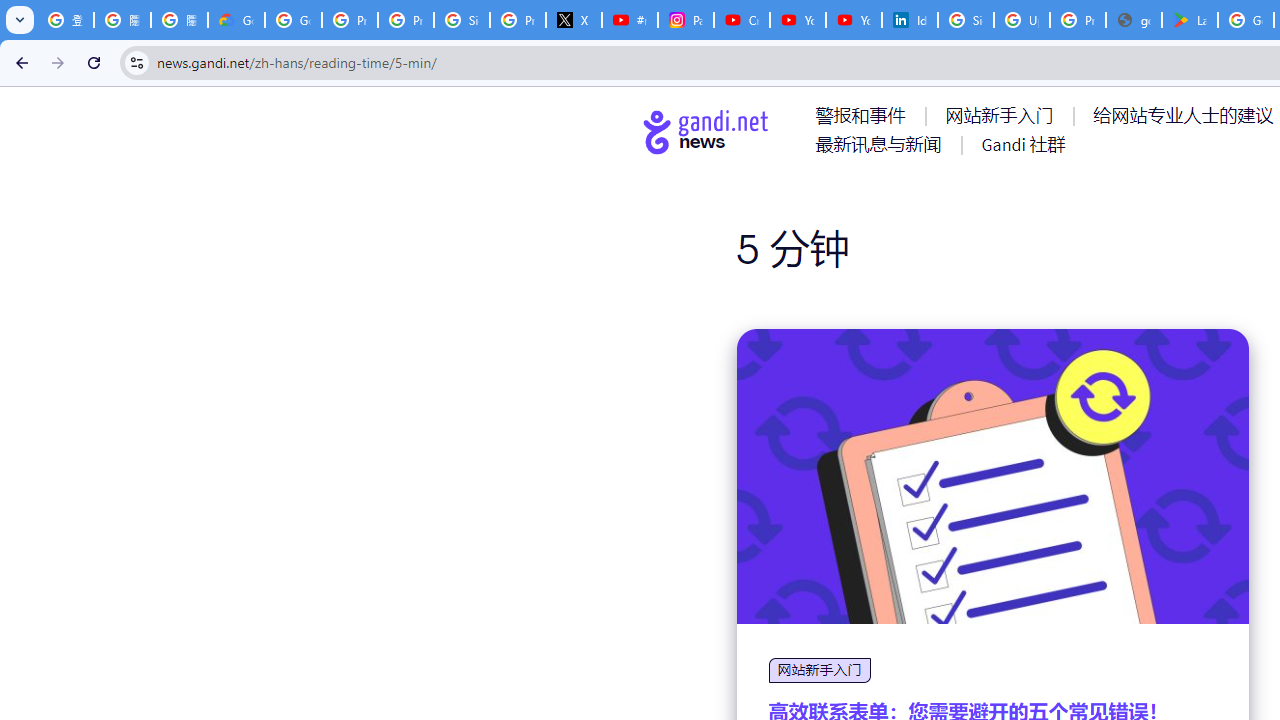 Image resolution: width=1280 pixels, height=720 pixels. What do you see at coordinates (404, 20) in the screenshot?
I see `'Privacy Help Center - Policies Help'` at bounding box center [404, 20].